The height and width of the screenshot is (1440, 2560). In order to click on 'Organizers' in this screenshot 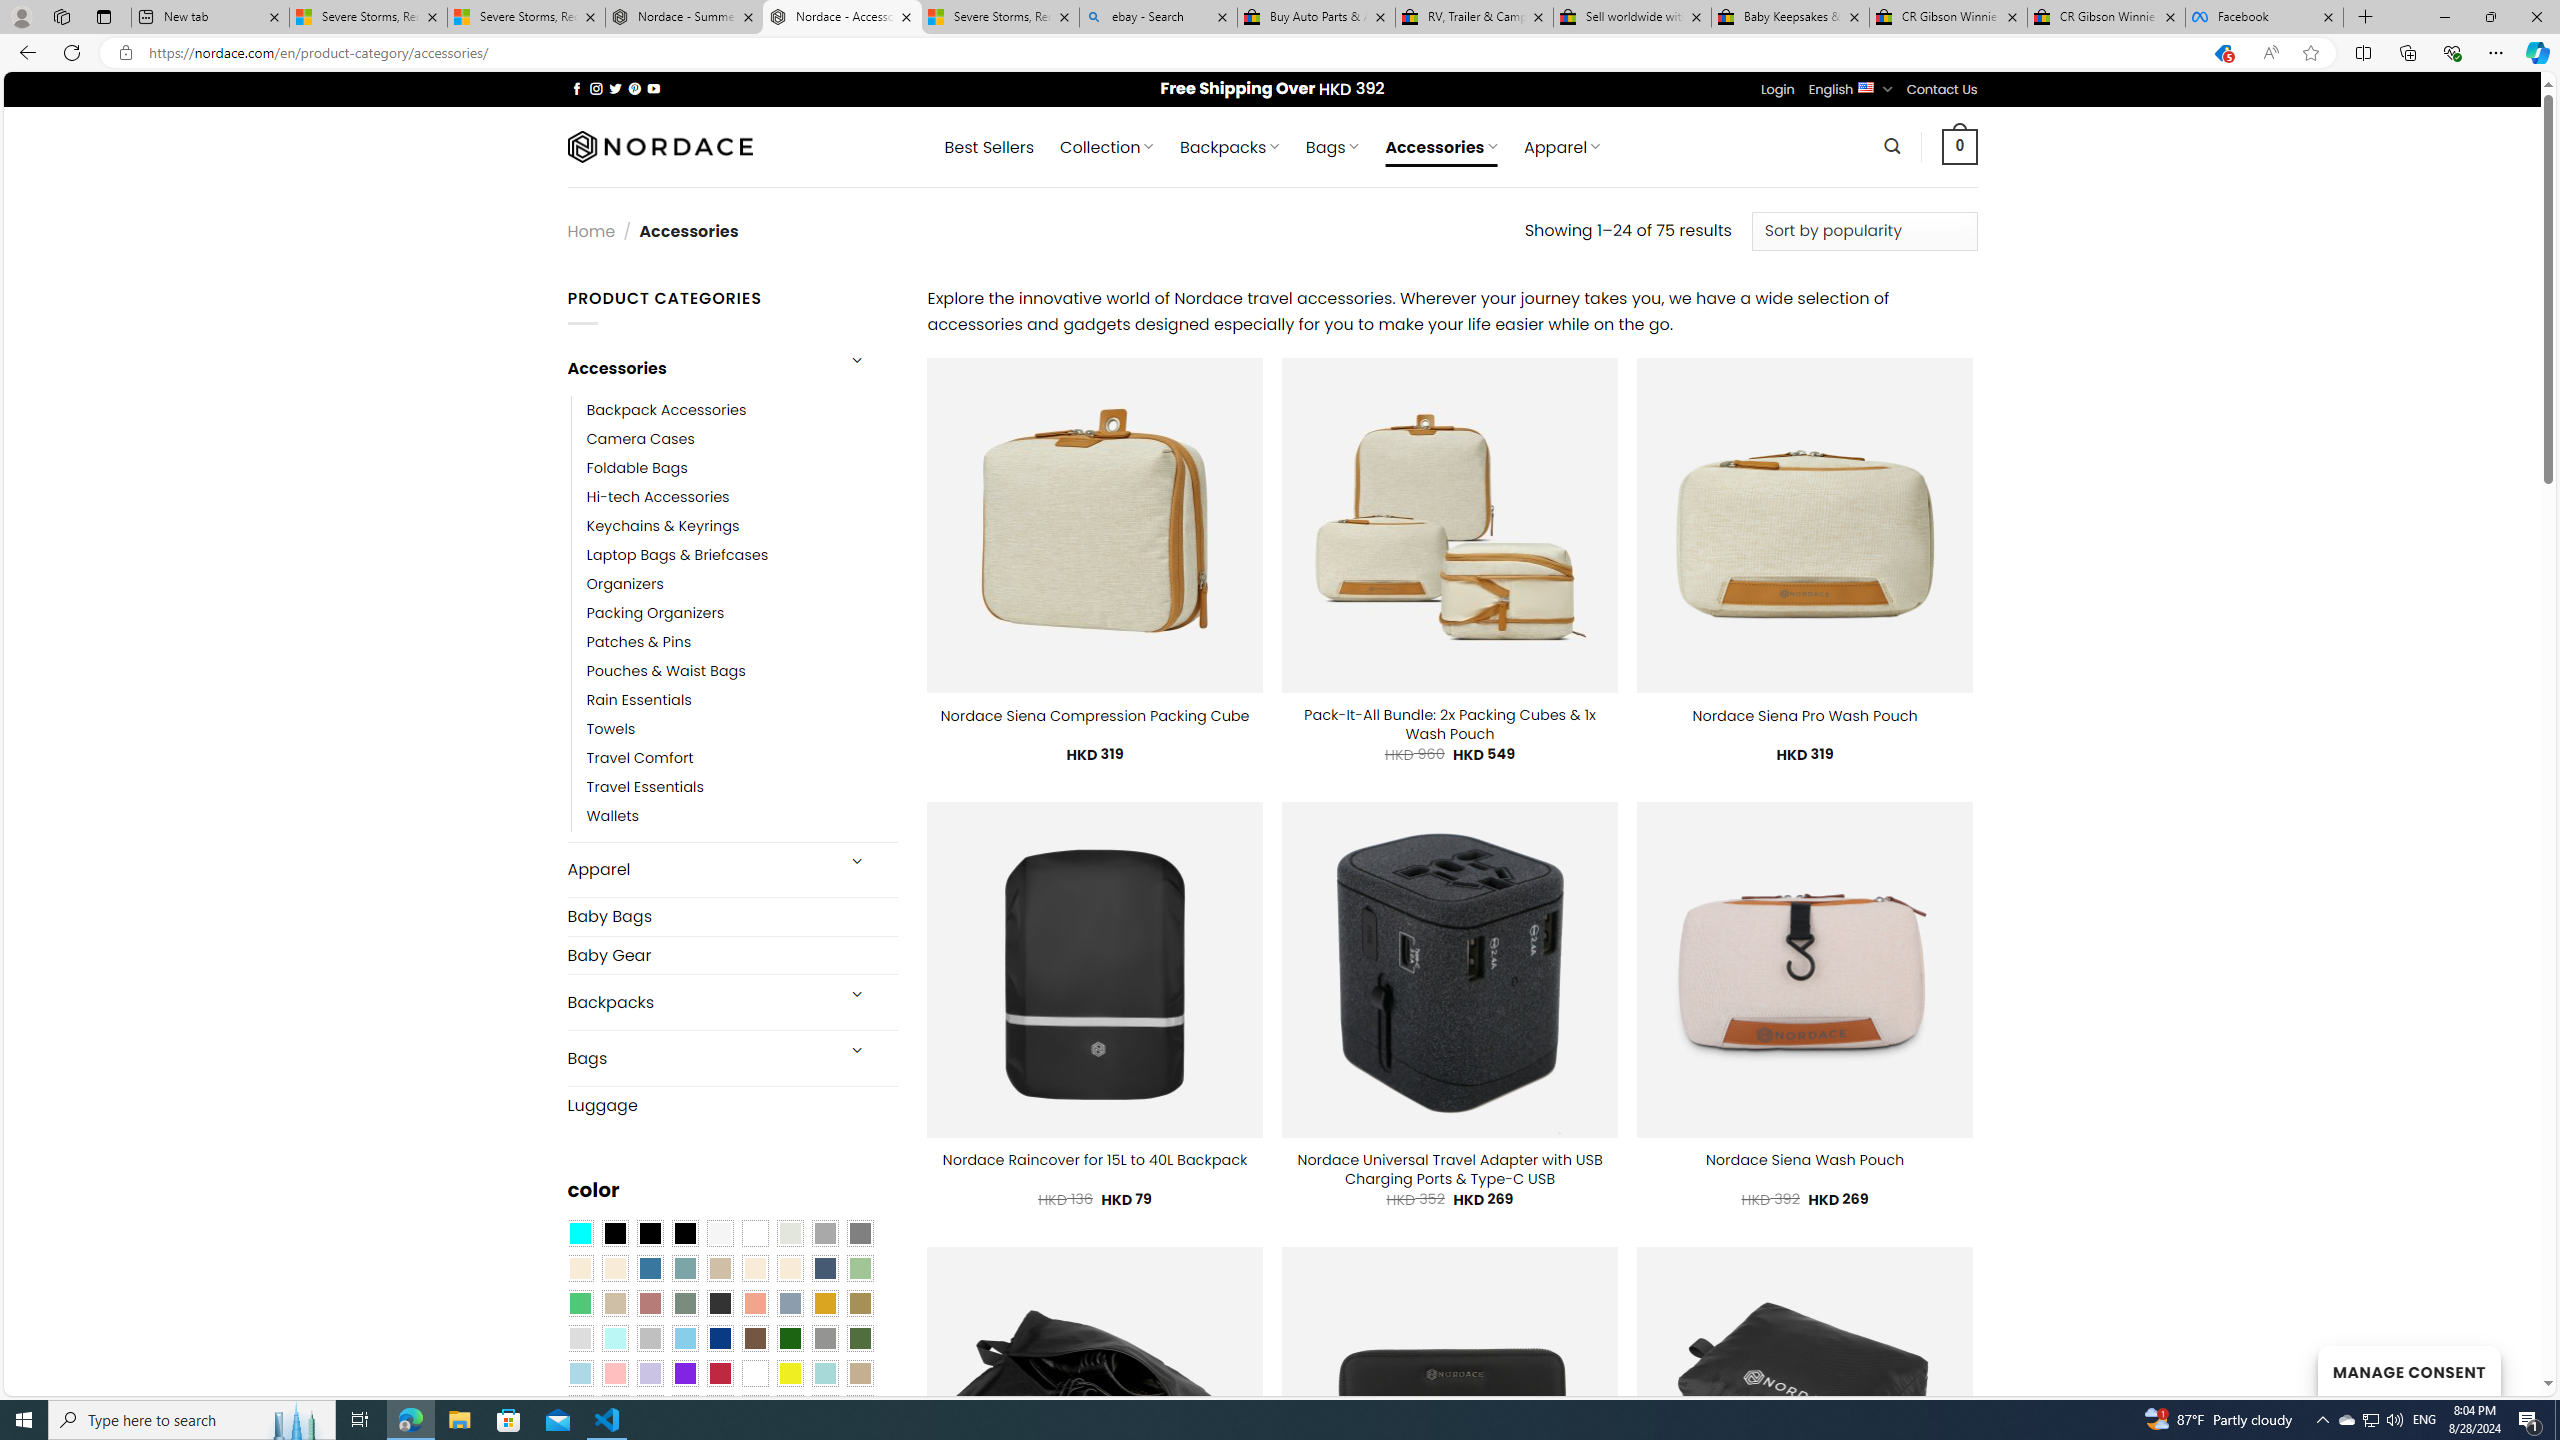, I will do `click(623, 585)`.